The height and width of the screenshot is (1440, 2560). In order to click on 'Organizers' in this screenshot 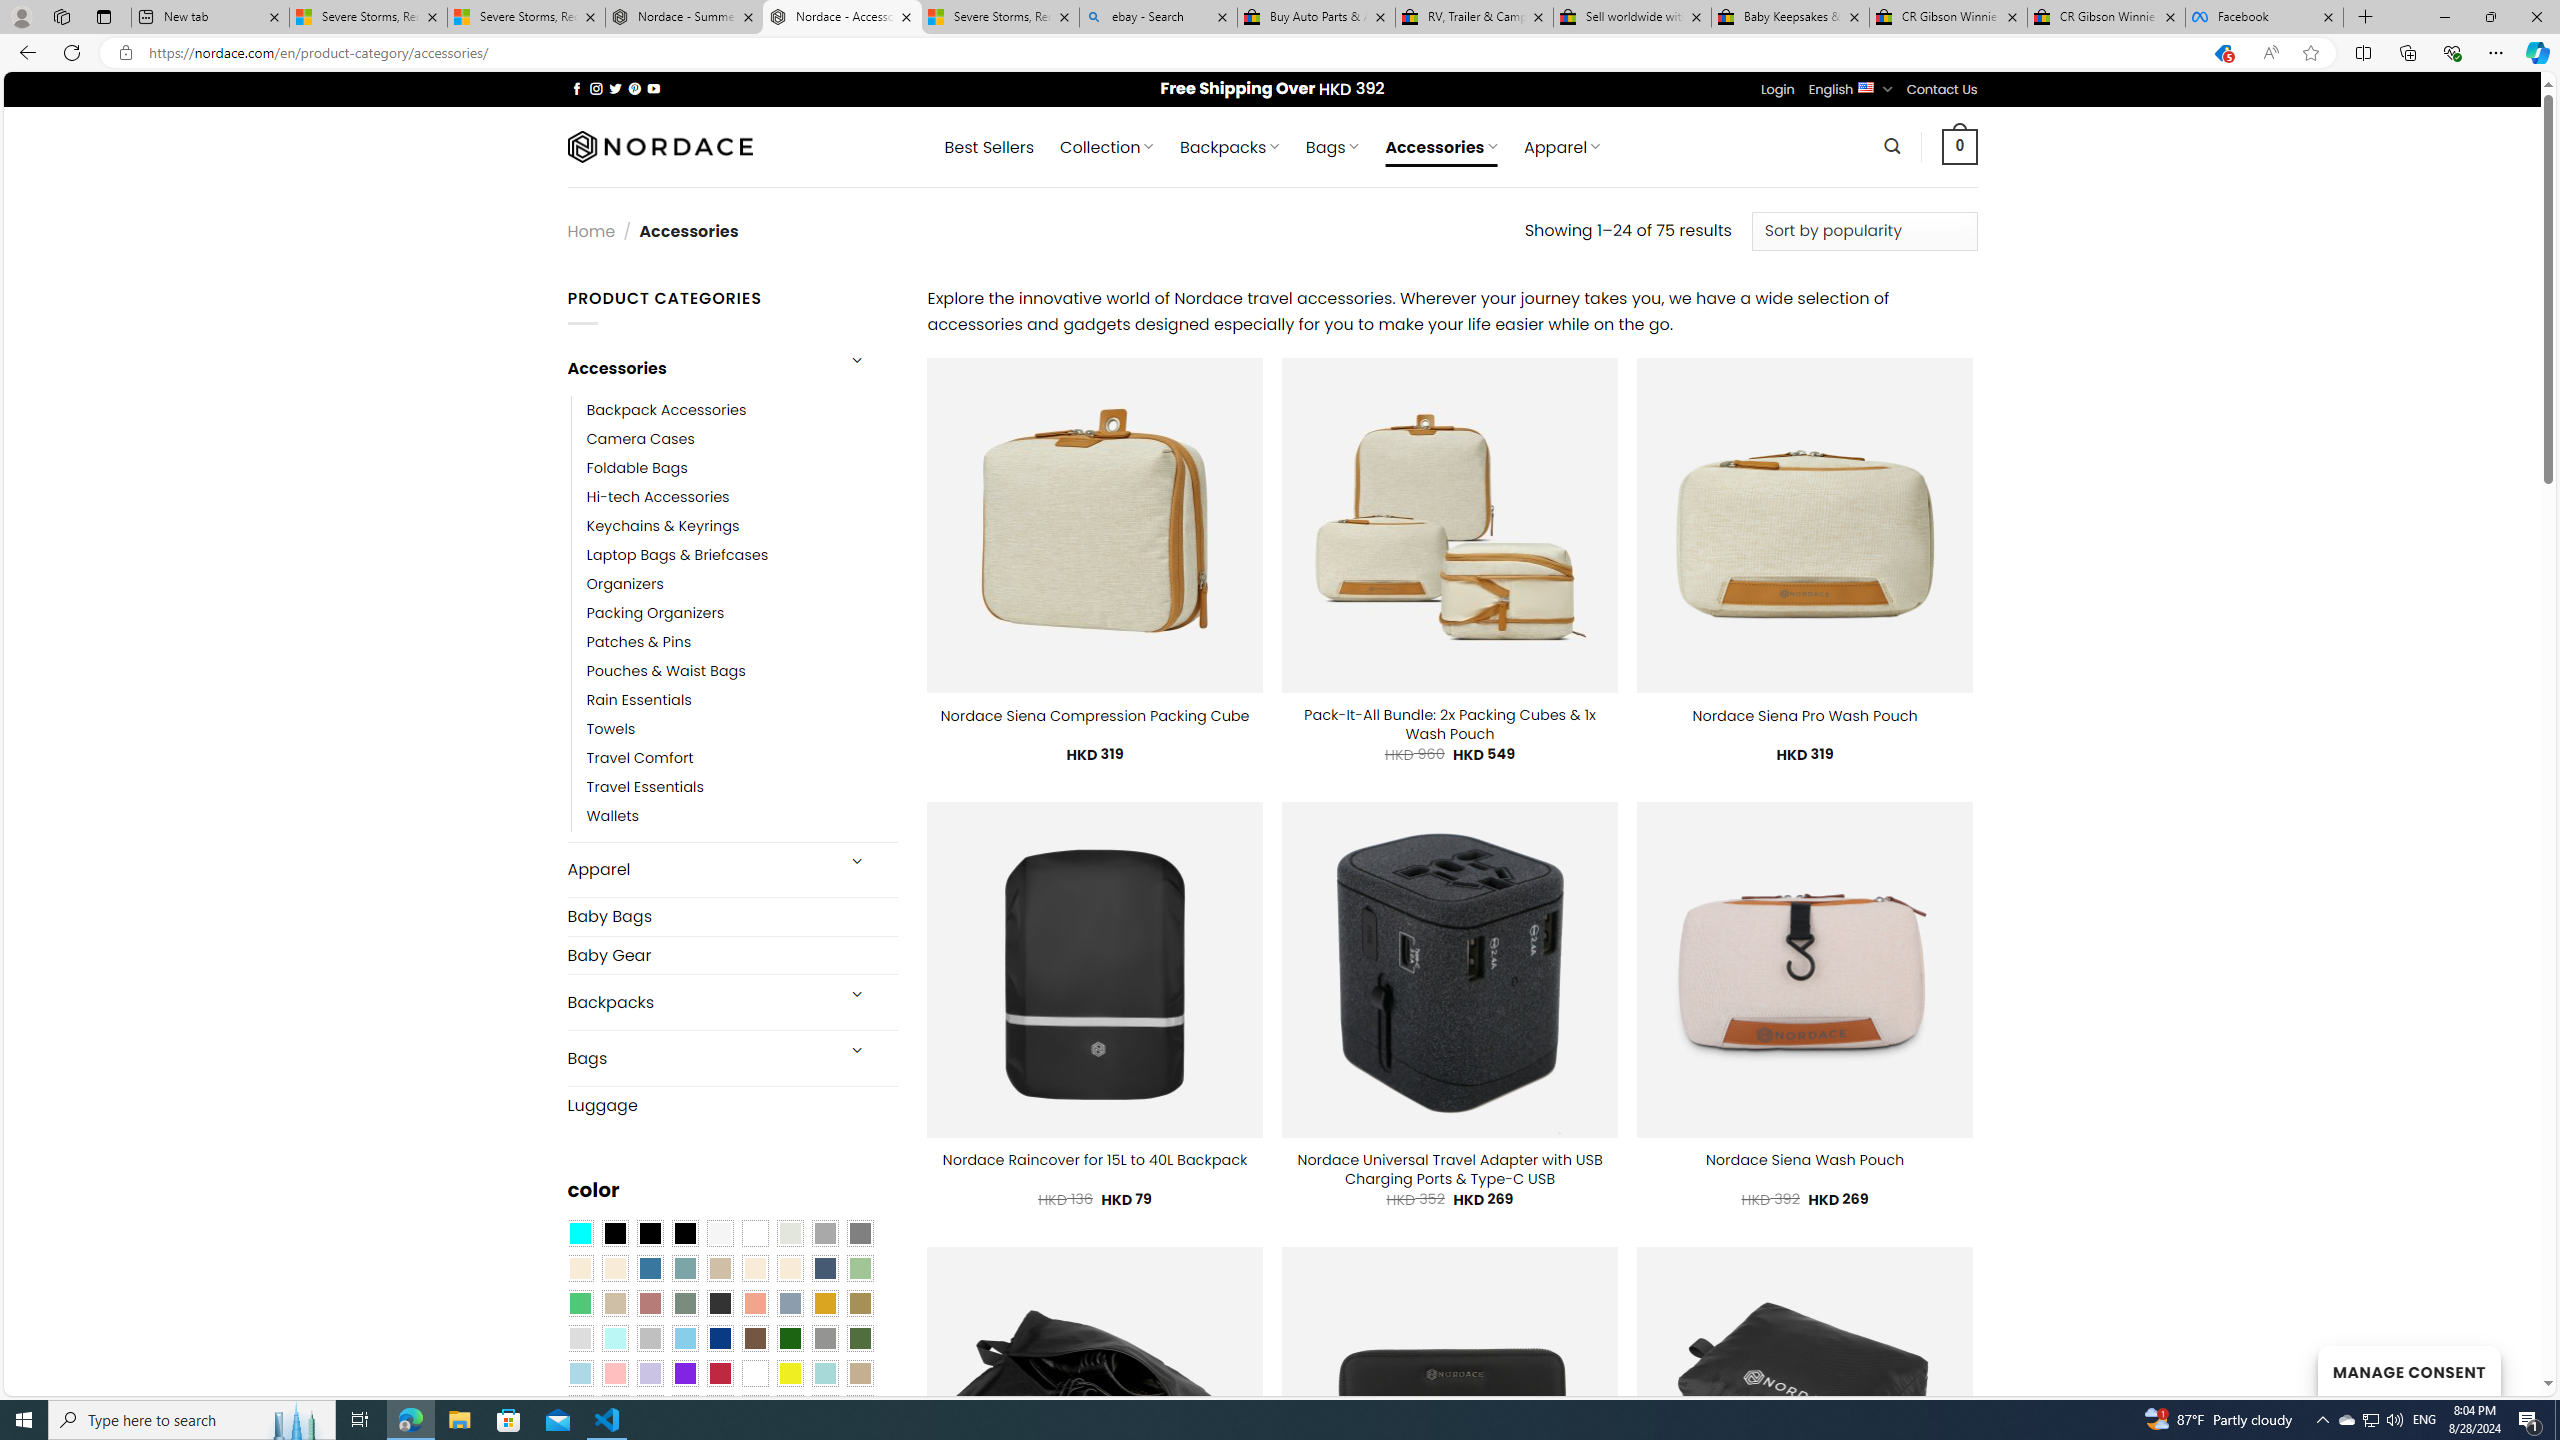, I will do `click(623, 585)`.